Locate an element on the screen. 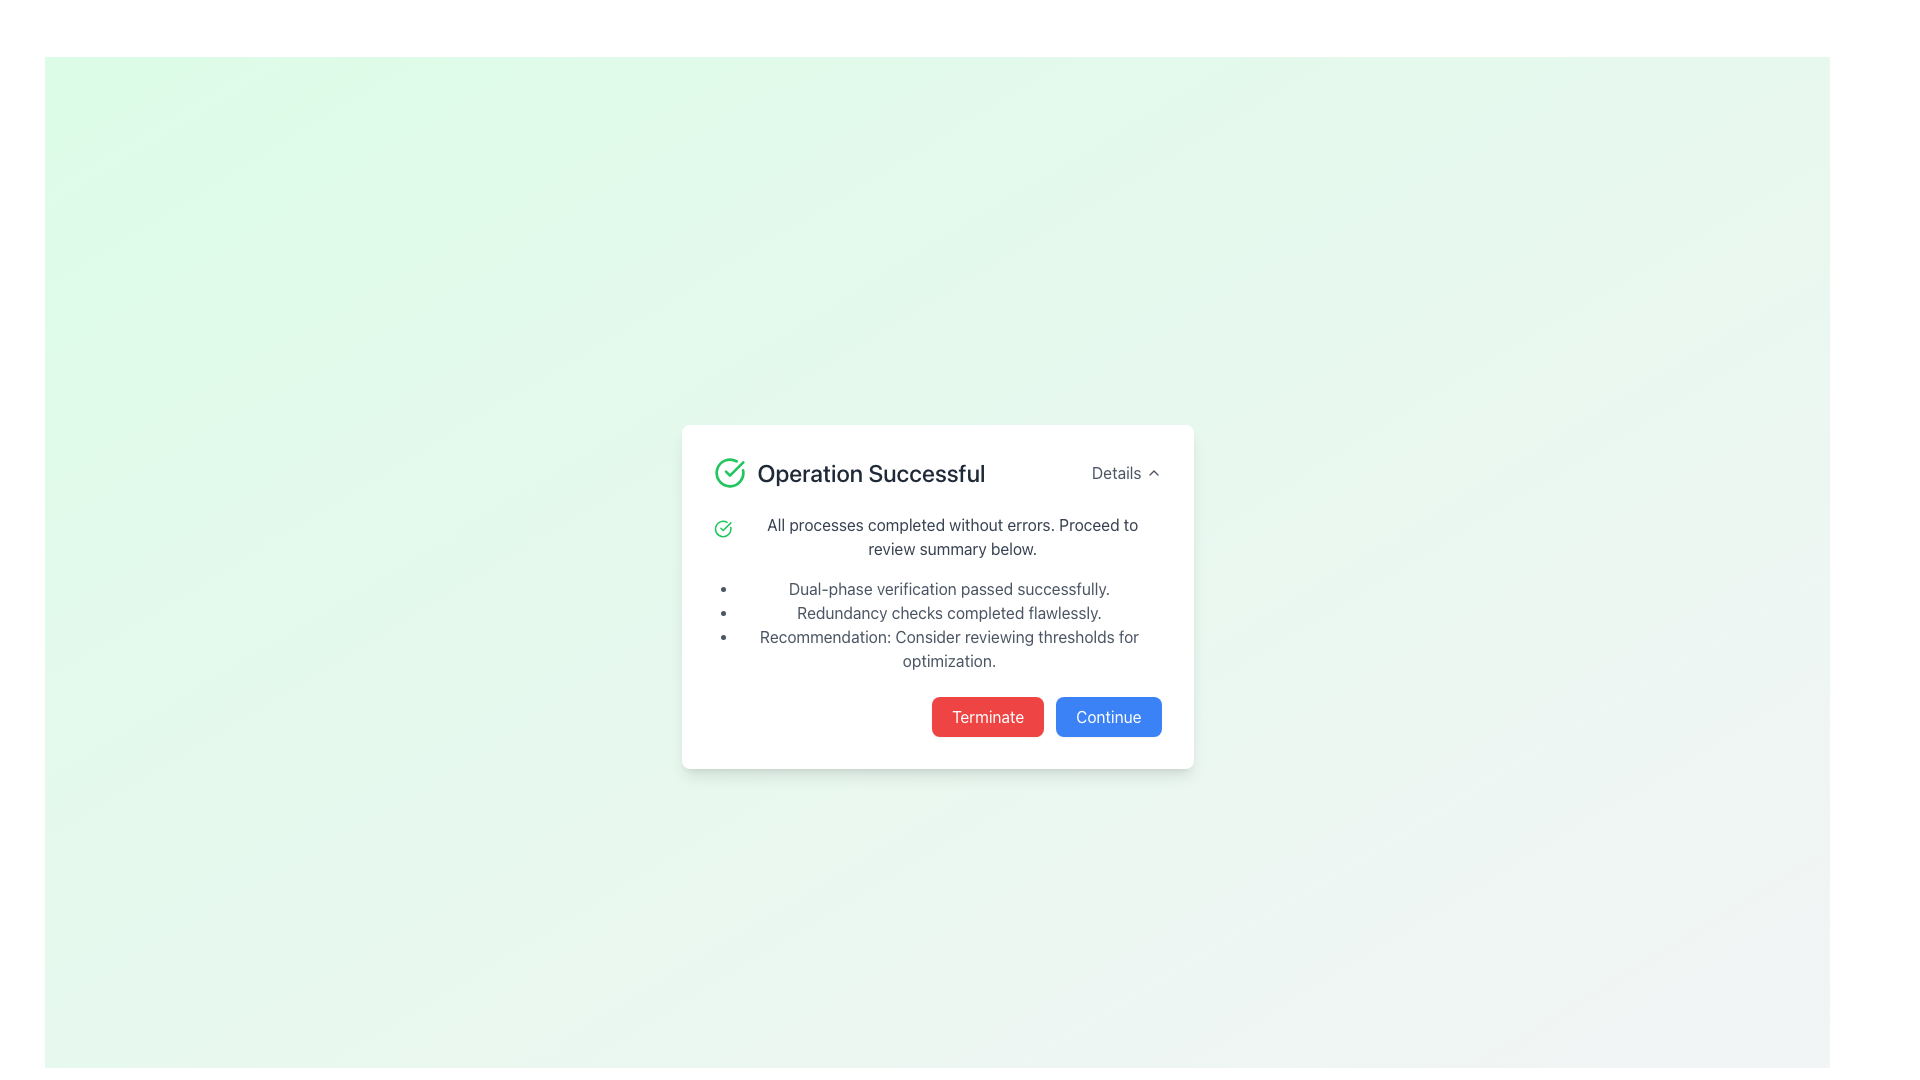 The width and height of the screenshot is (1920, 1080). the circular green checkmark icon that signifies a successful operation, located before the text 'Operation Successful' in the dialog box is located at coordinates (728, 473).